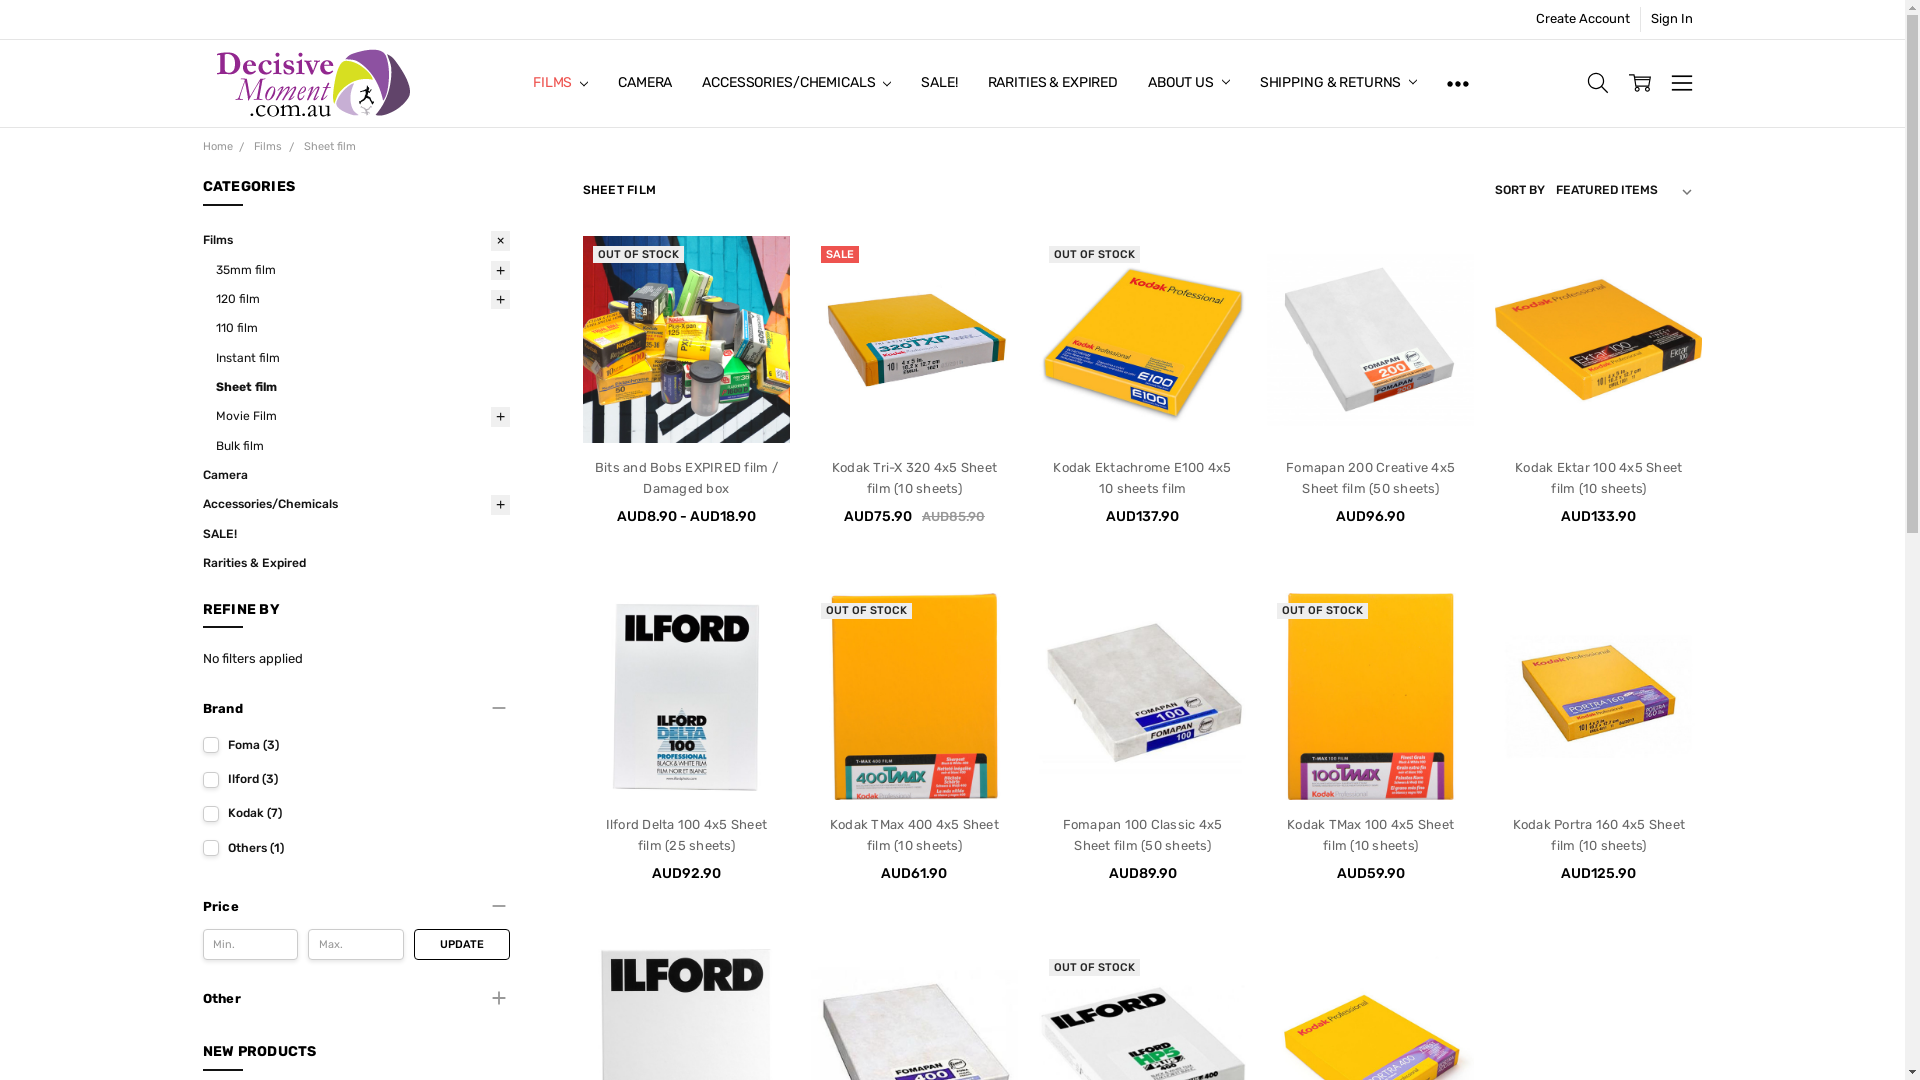 The width and height of the screenshot is (1920, 1080). I want to click on 'Kodak TMax 400 4x5 Sheet film (10 sheets)', so click(913, 834).